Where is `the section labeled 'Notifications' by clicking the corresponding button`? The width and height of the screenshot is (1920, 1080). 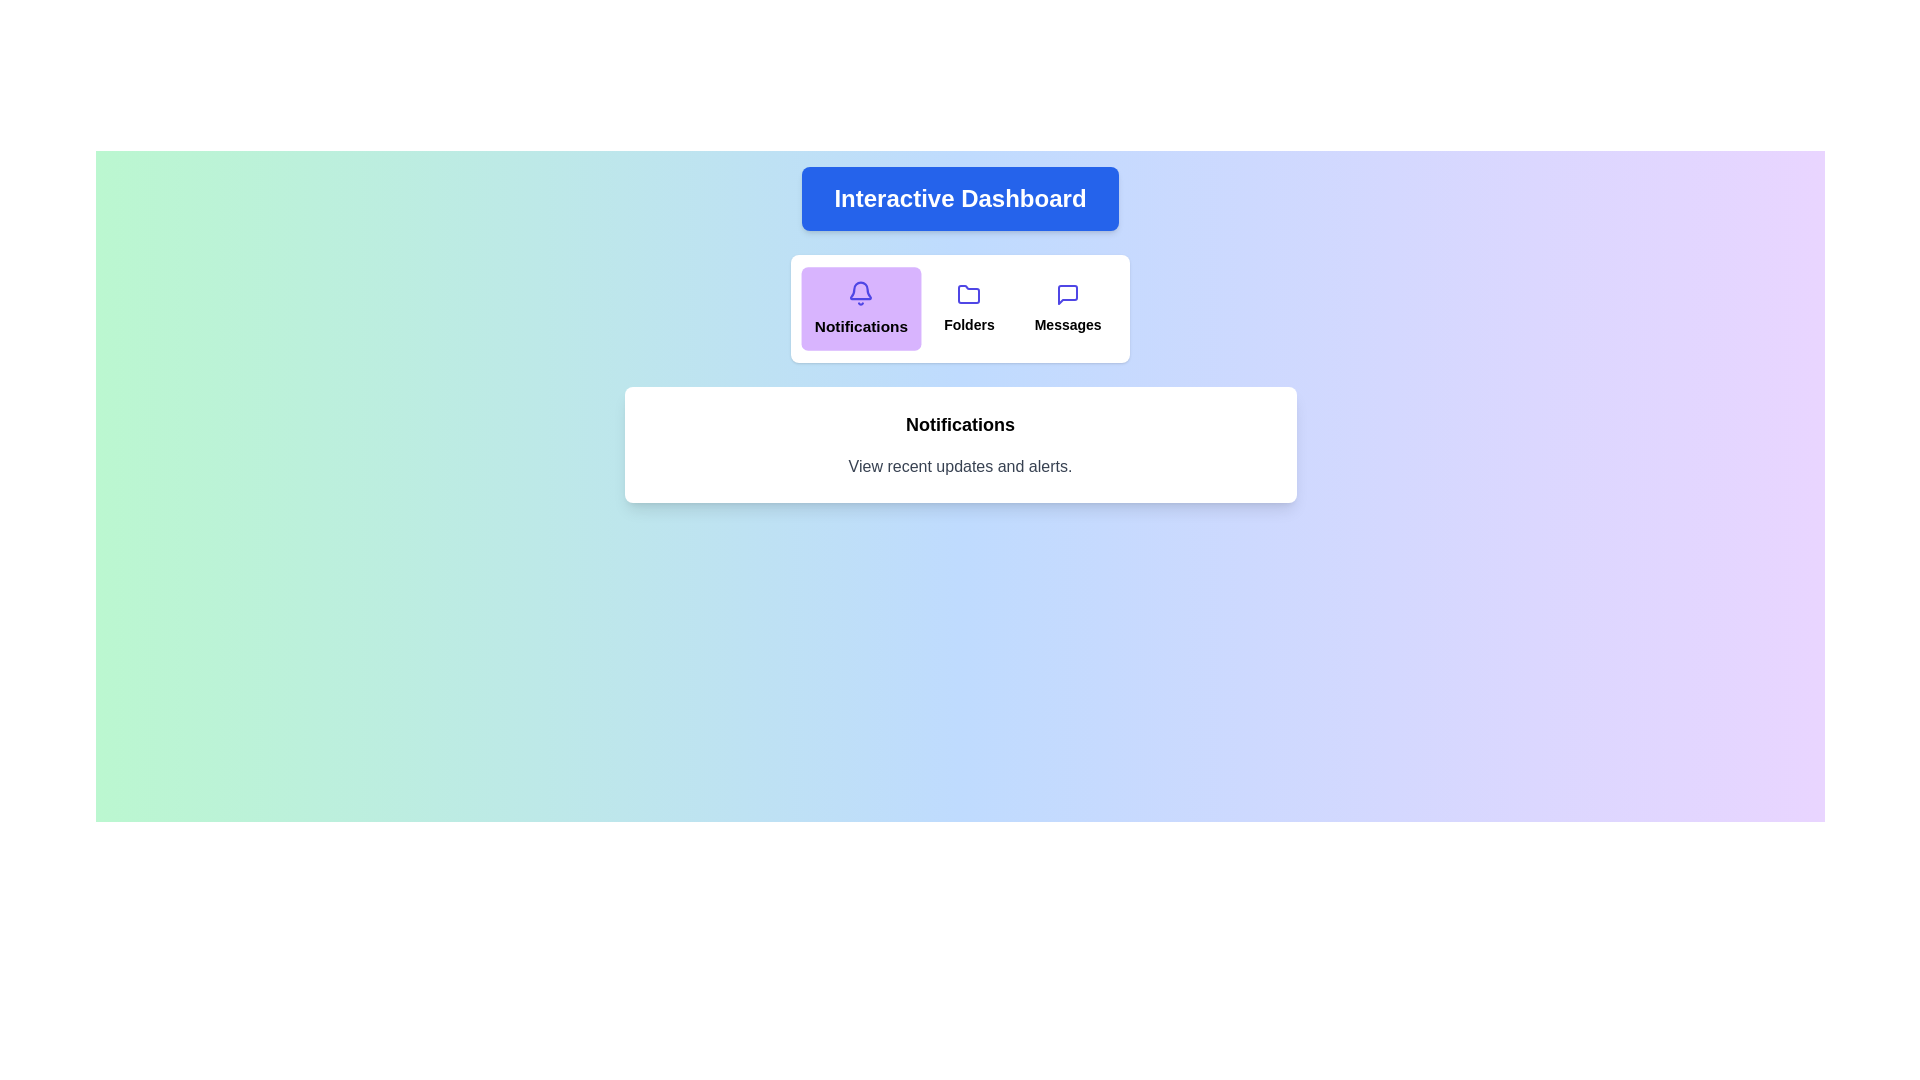 the section labeled 'Notifications' by clicking the corresponding button is located at coordinates (861, 308).